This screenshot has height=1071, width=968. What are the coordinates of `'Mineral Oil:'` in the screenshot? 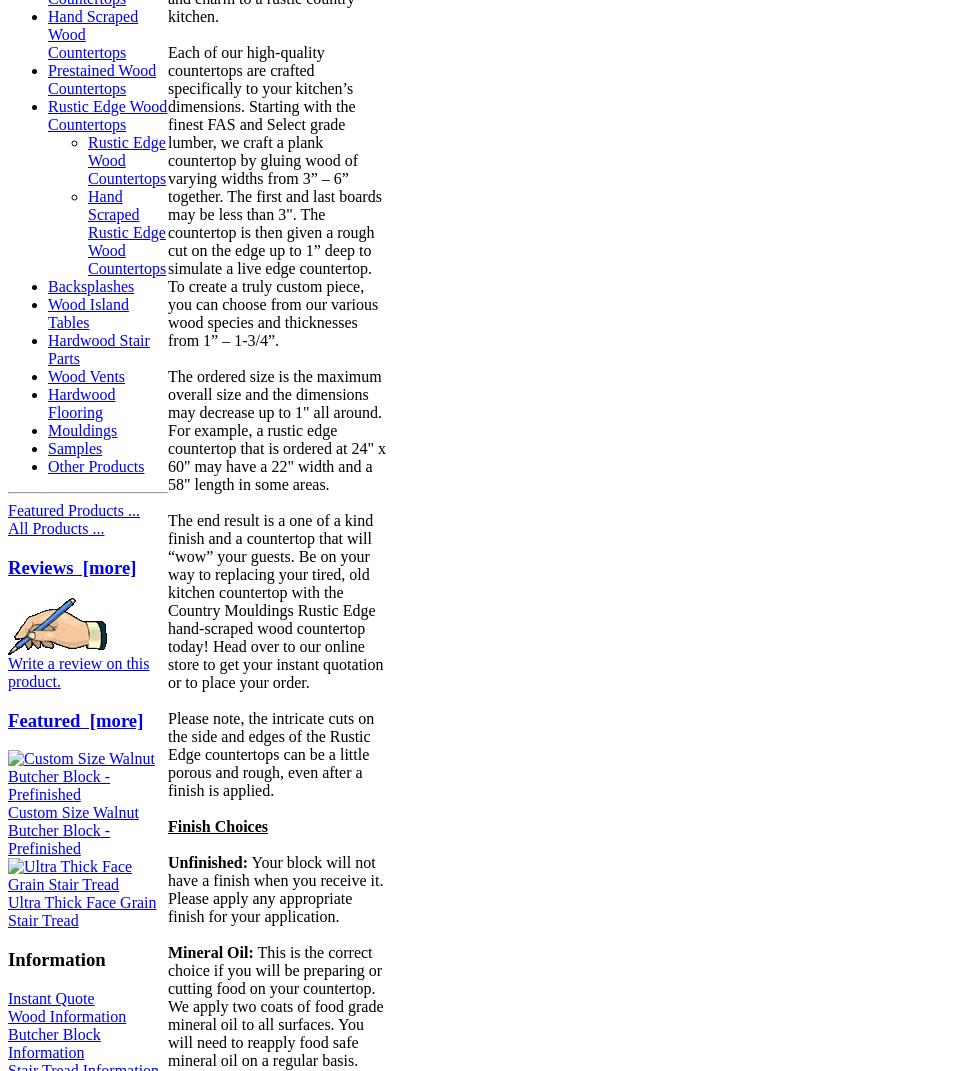 It's located at (209, 951).